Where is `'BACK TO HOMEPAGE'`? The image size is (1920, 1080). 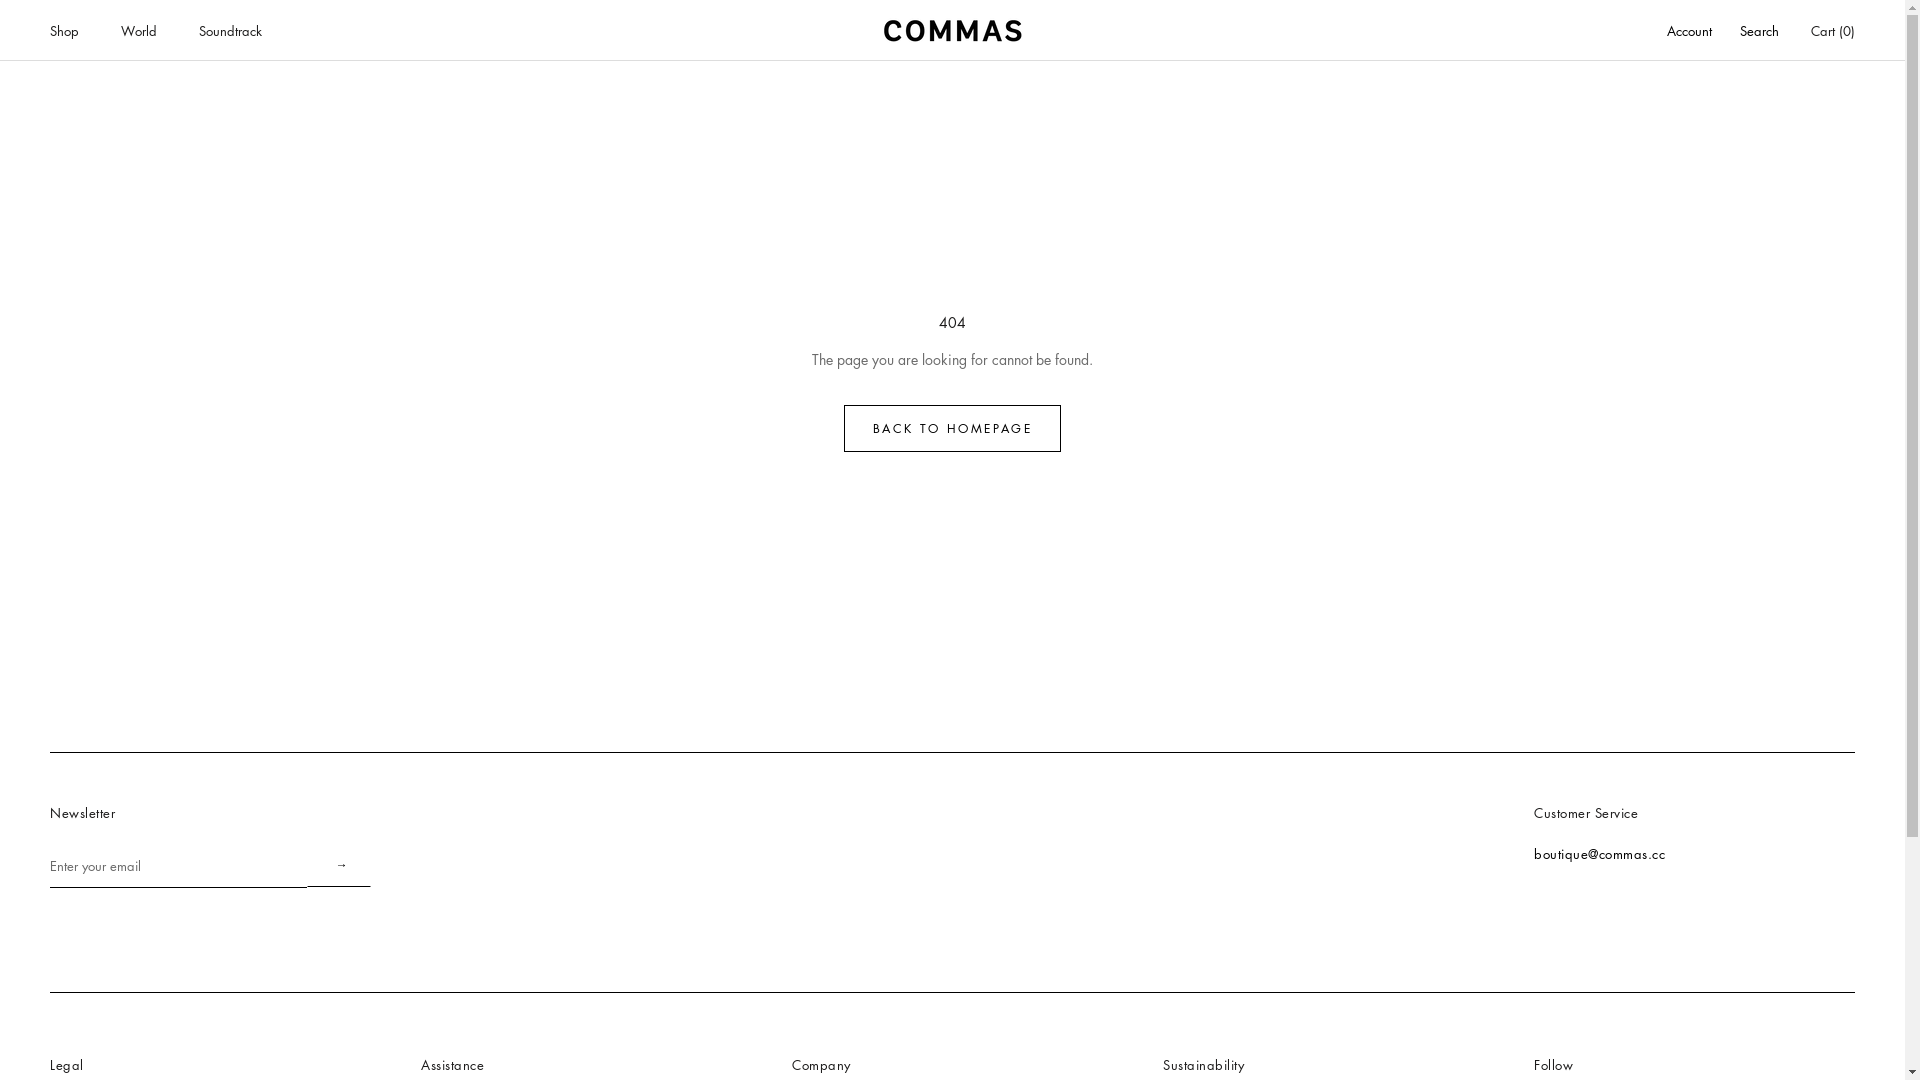
'BACK TO HOMEPAGE' is located at coordinates (951, 427).